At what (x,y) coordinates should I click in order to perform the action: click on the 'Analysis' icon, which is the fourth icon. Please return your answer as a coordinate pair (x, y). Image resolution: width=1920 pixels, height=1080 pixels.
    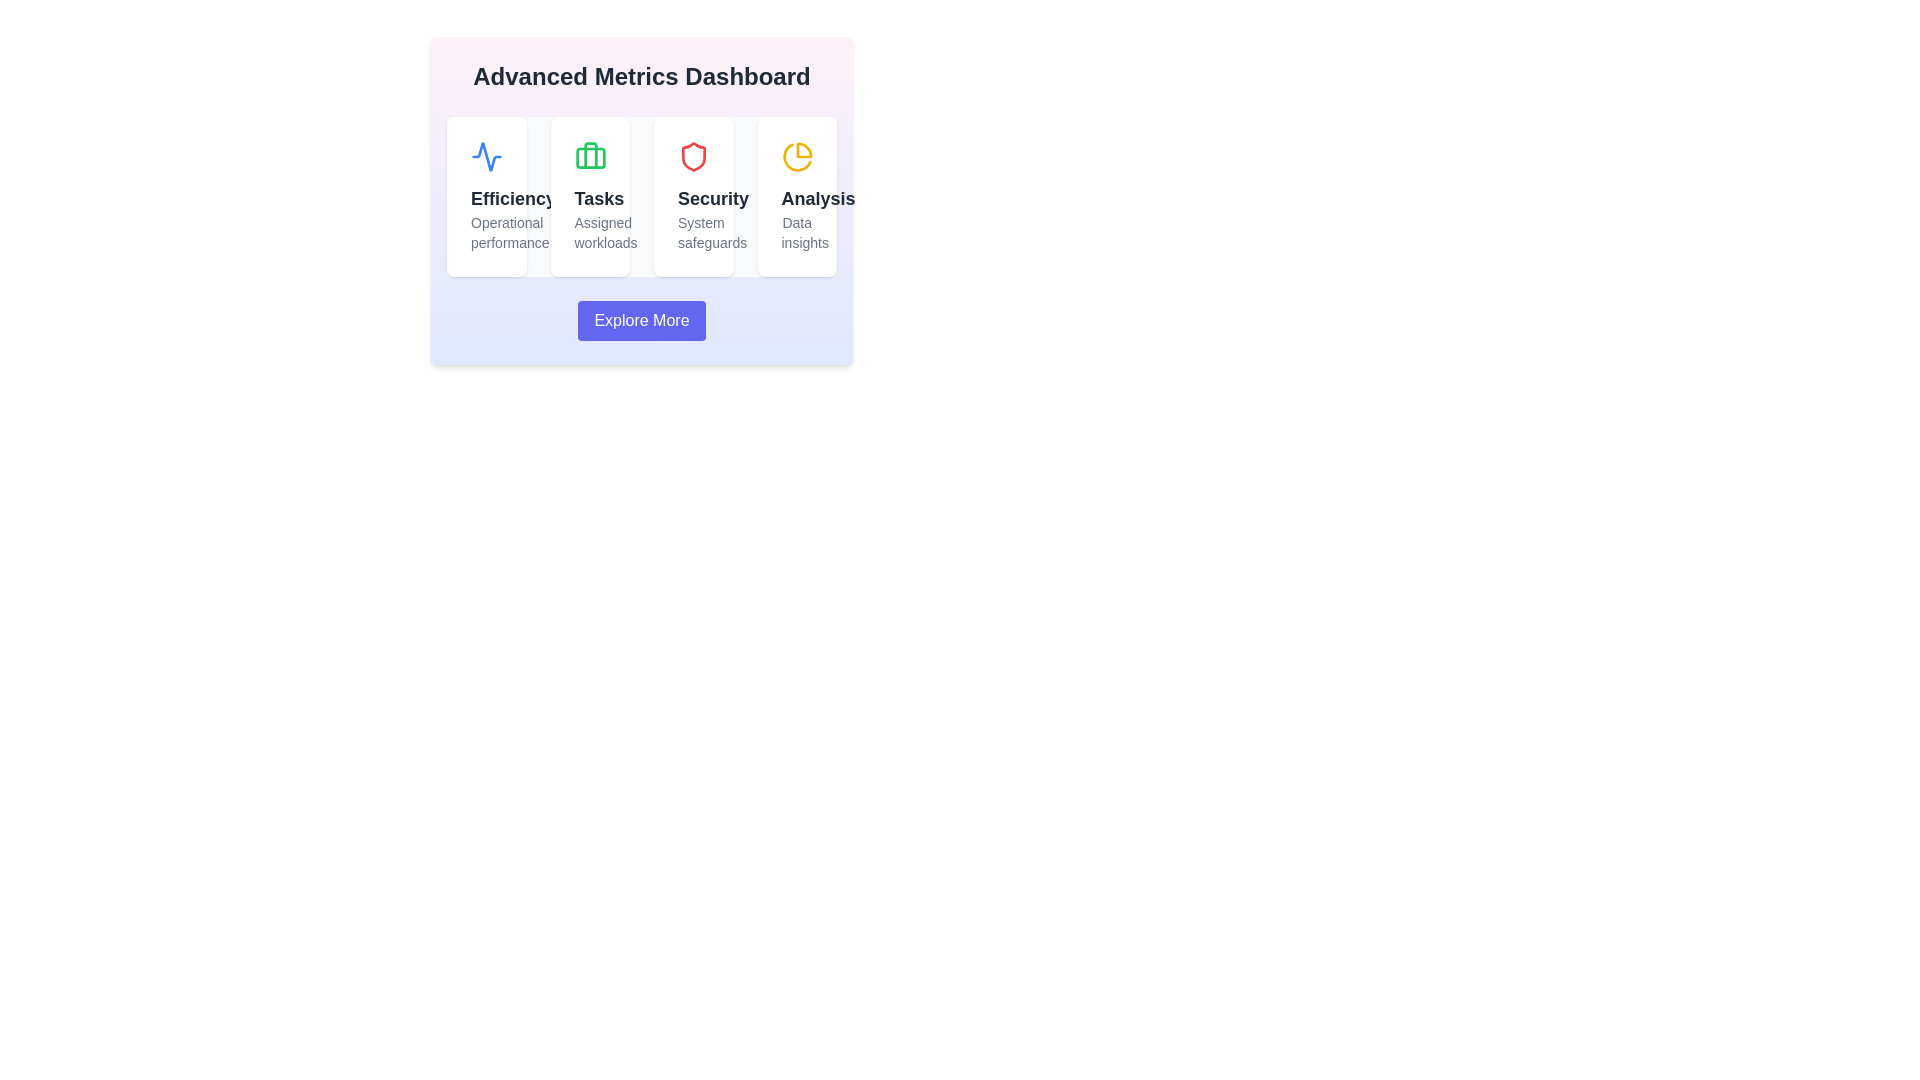
    Looking at the image, I should click on (796, 156).